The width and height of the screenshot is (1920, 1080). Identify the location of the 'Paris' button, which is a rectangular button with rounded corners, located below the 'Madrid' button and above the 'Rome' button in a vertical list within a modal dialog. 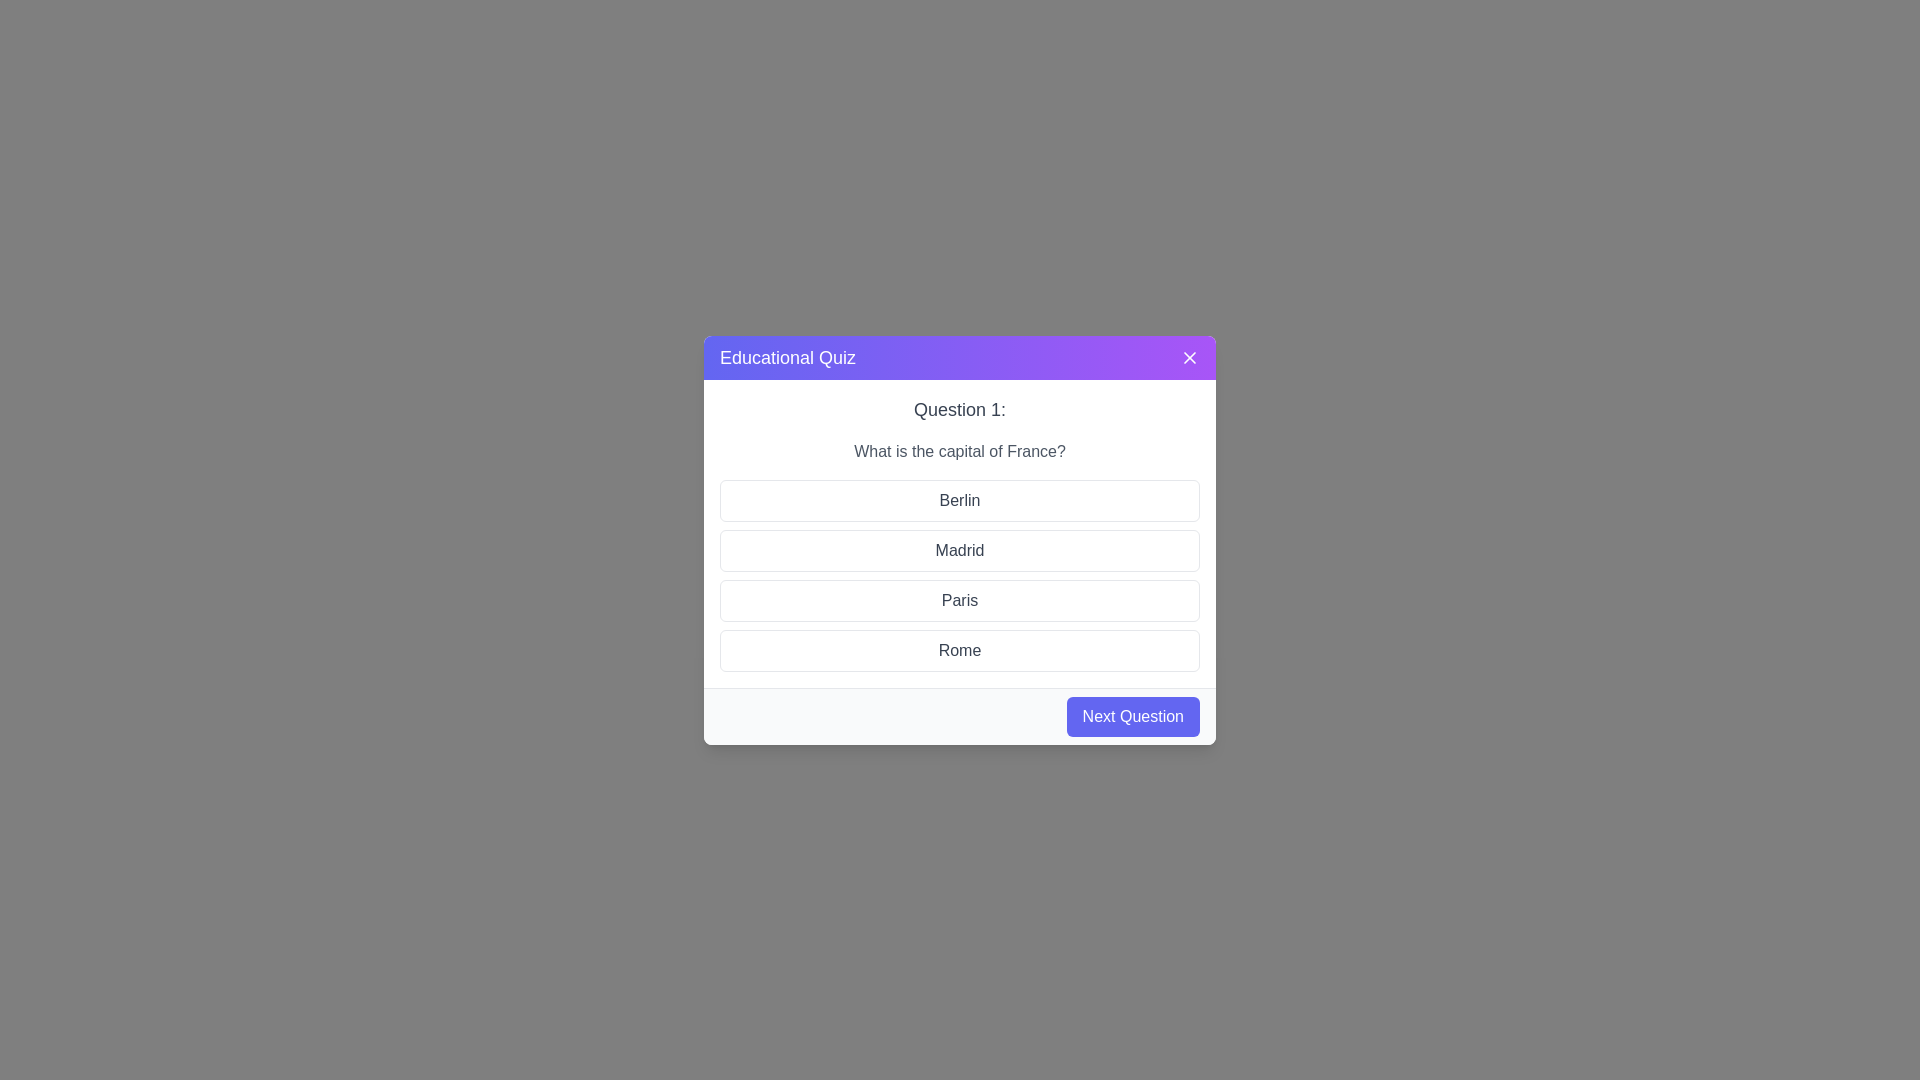
(960, 599).